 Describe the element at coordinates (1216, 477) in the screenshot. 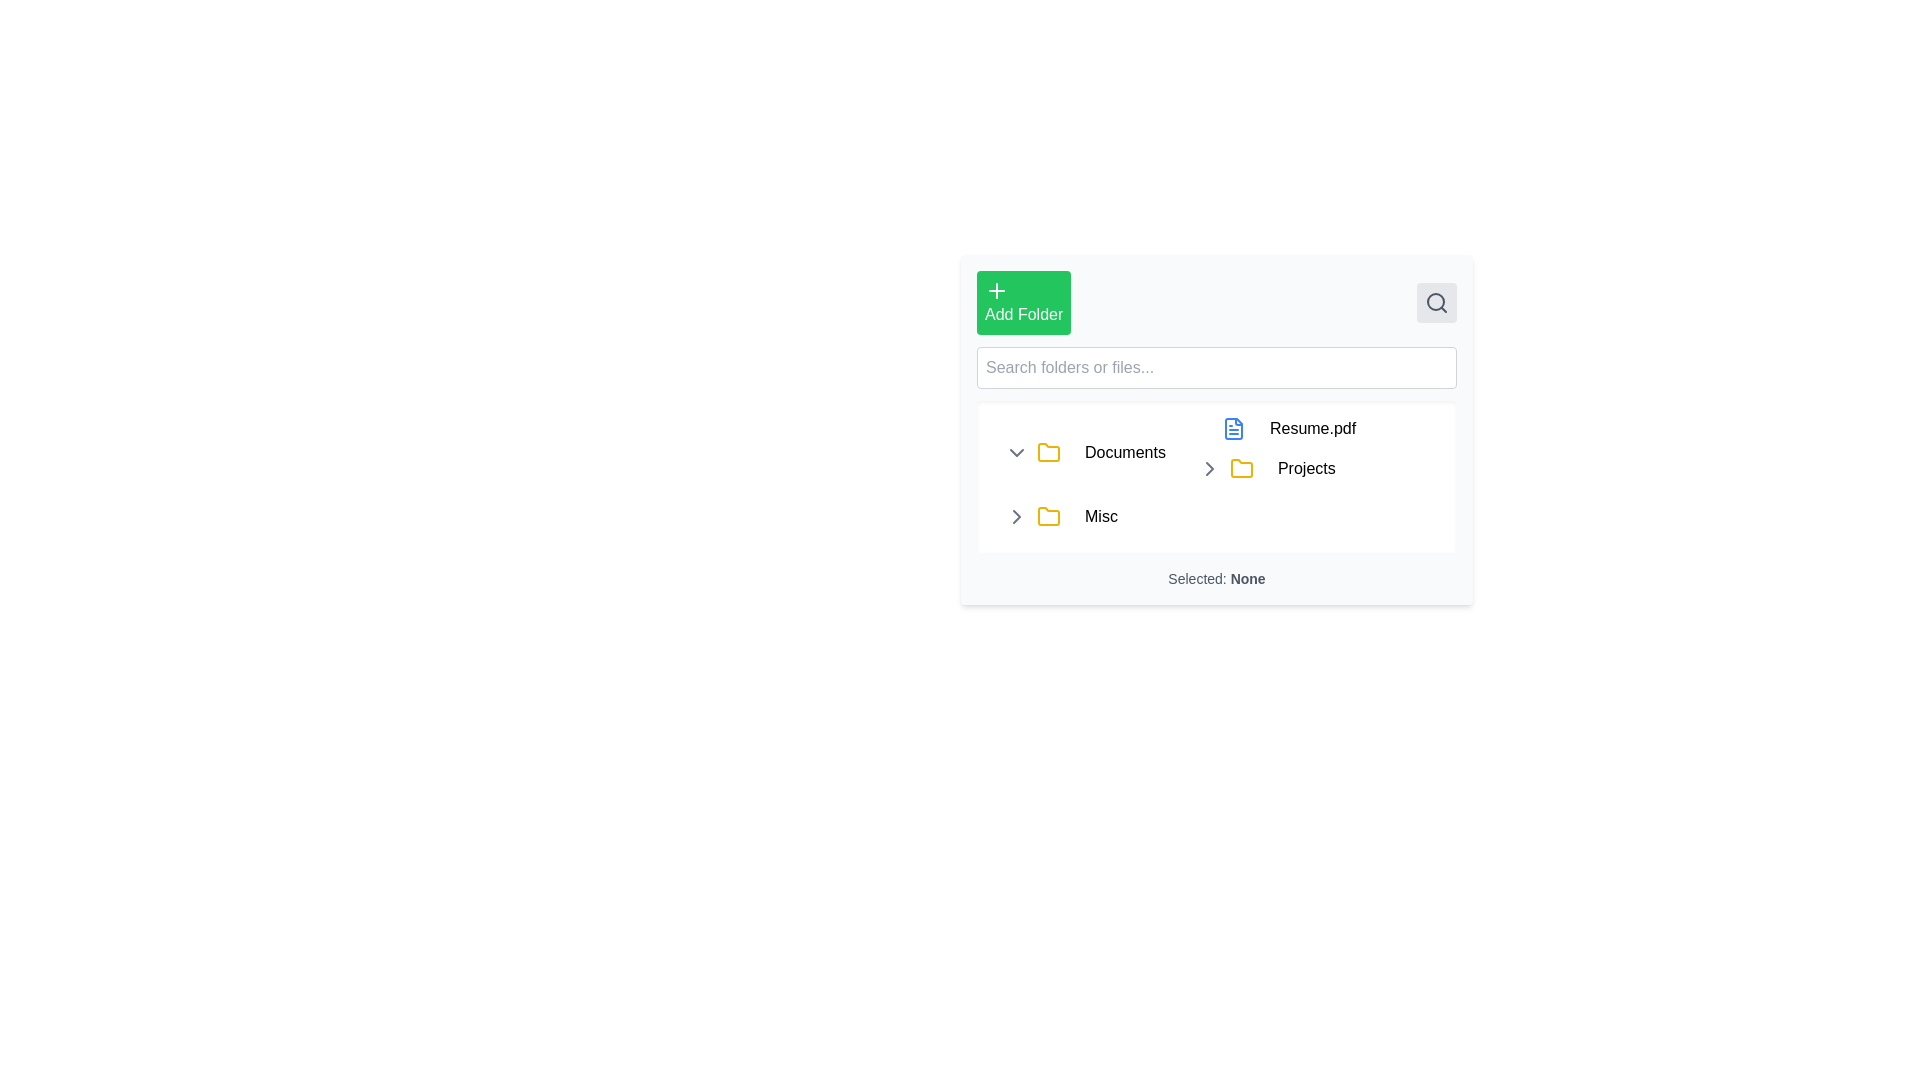

I see `the items within the Content Group that contains folders and files, located below the 'Add Folder' section` at that location.